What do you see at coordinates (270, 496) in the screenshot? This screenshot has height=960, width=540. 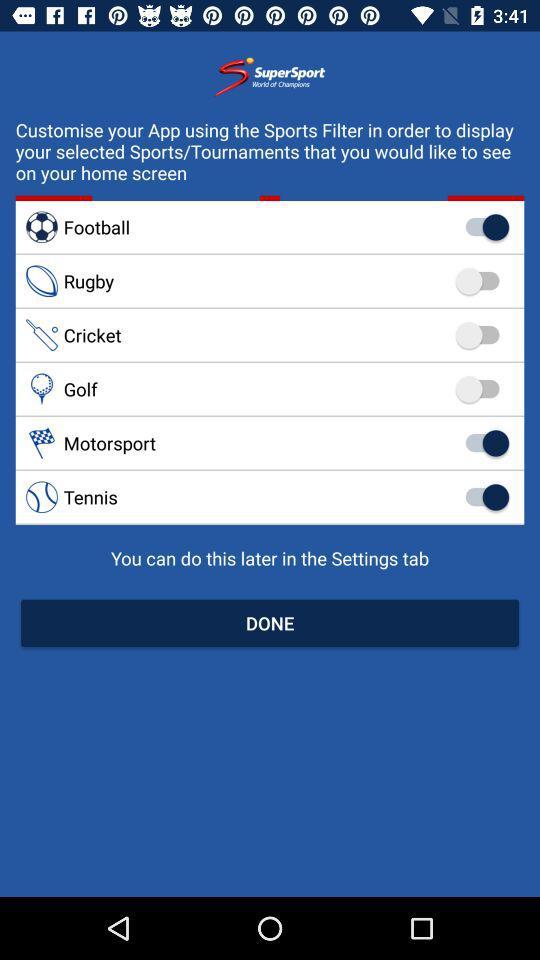 I see `the tennis item` at bounding box center [270, 496].